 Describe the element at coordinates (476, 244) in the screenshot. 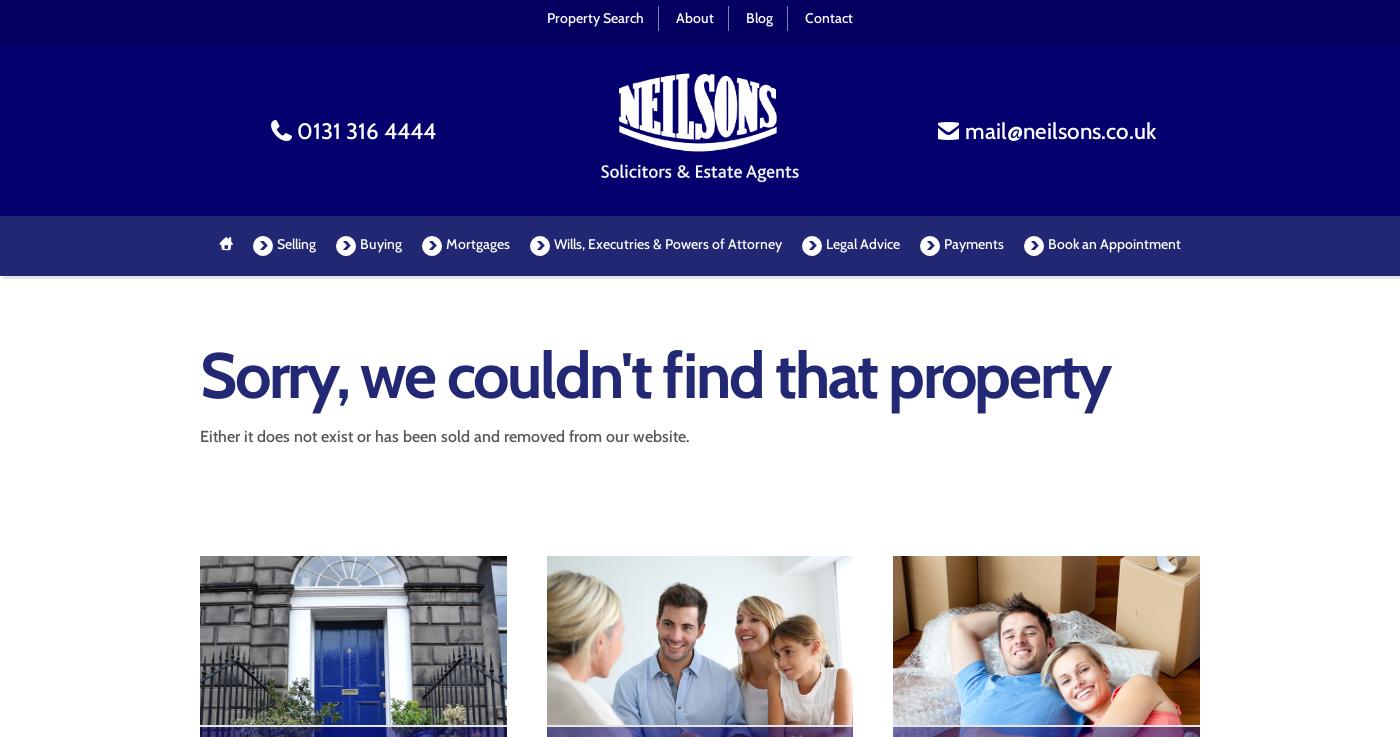

I see `'Mortgages'` at that location.